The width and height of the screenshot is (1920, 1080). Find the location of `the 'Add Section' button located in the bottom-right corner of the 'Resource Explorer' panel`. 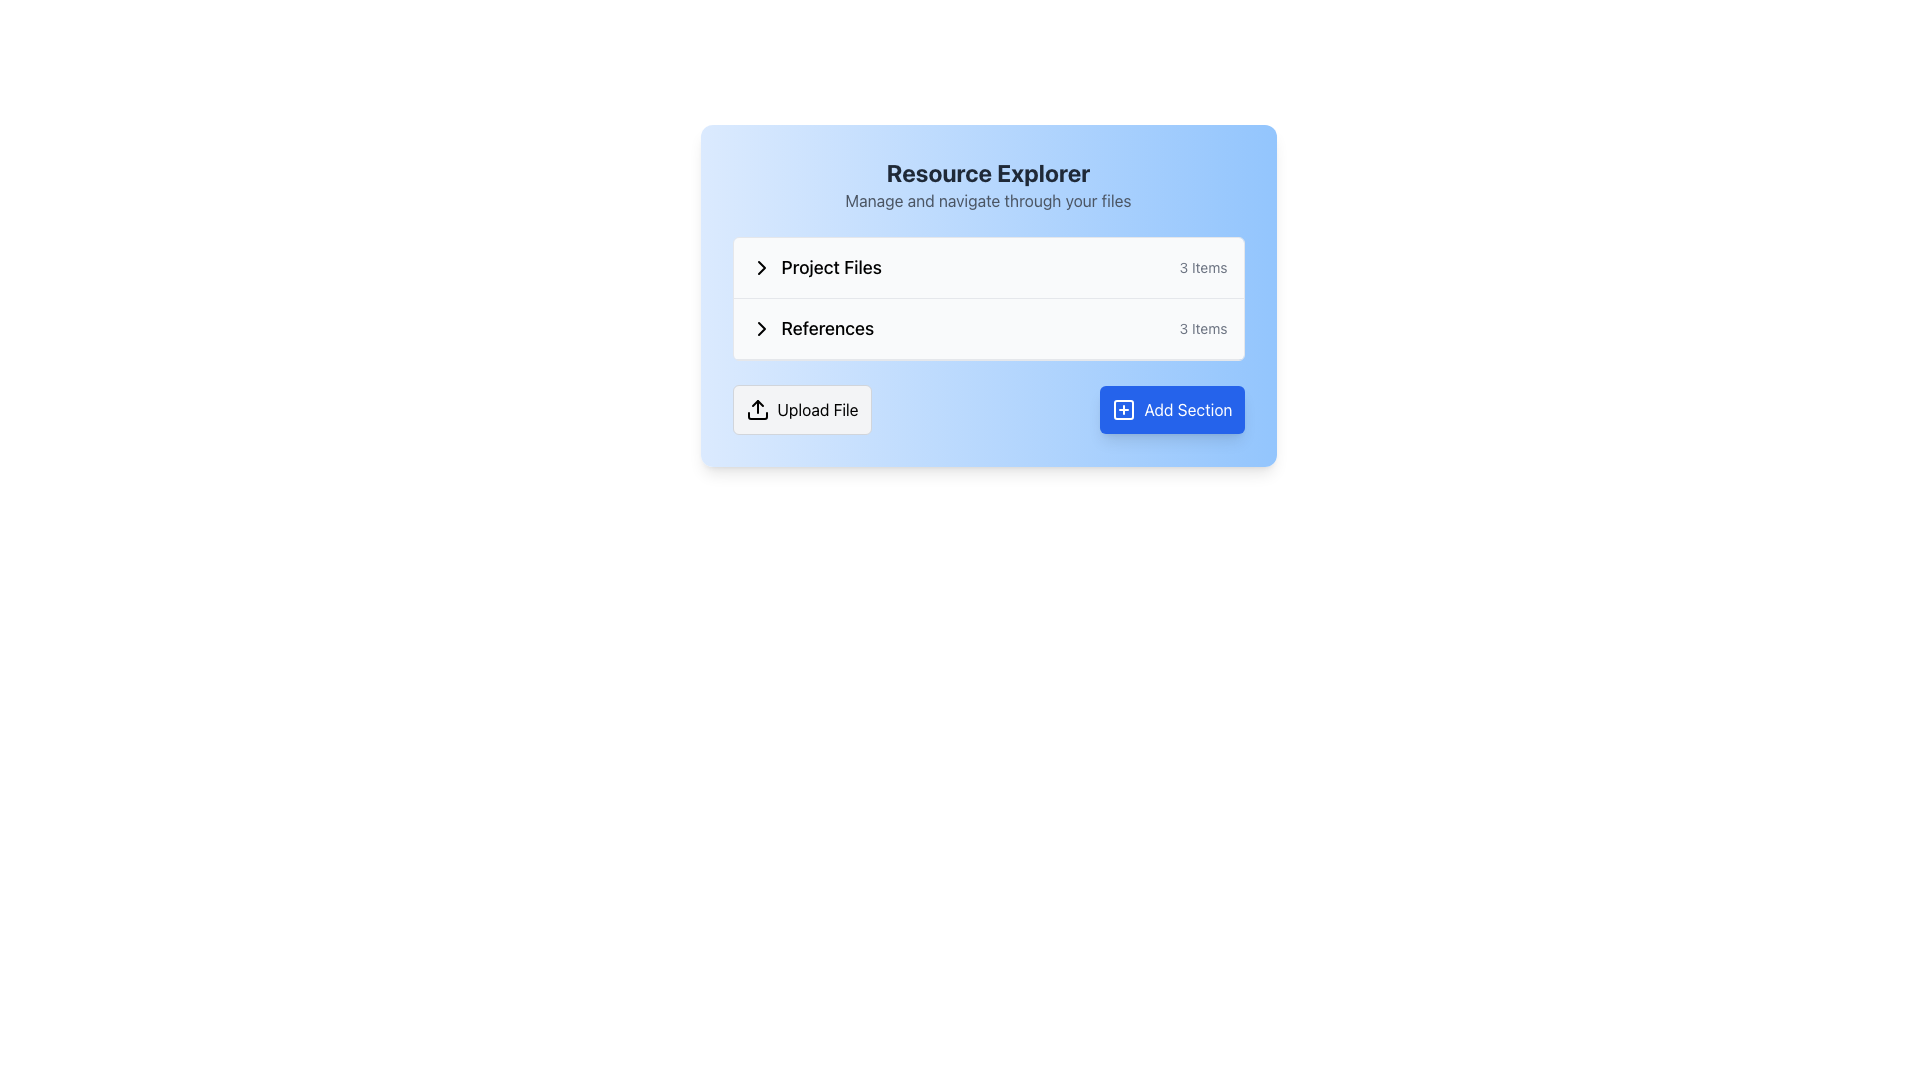

the 'Add Section' button located in the bottom-right corner of the 'Resource Explorer' panel is located at coordinates (1172, 408).